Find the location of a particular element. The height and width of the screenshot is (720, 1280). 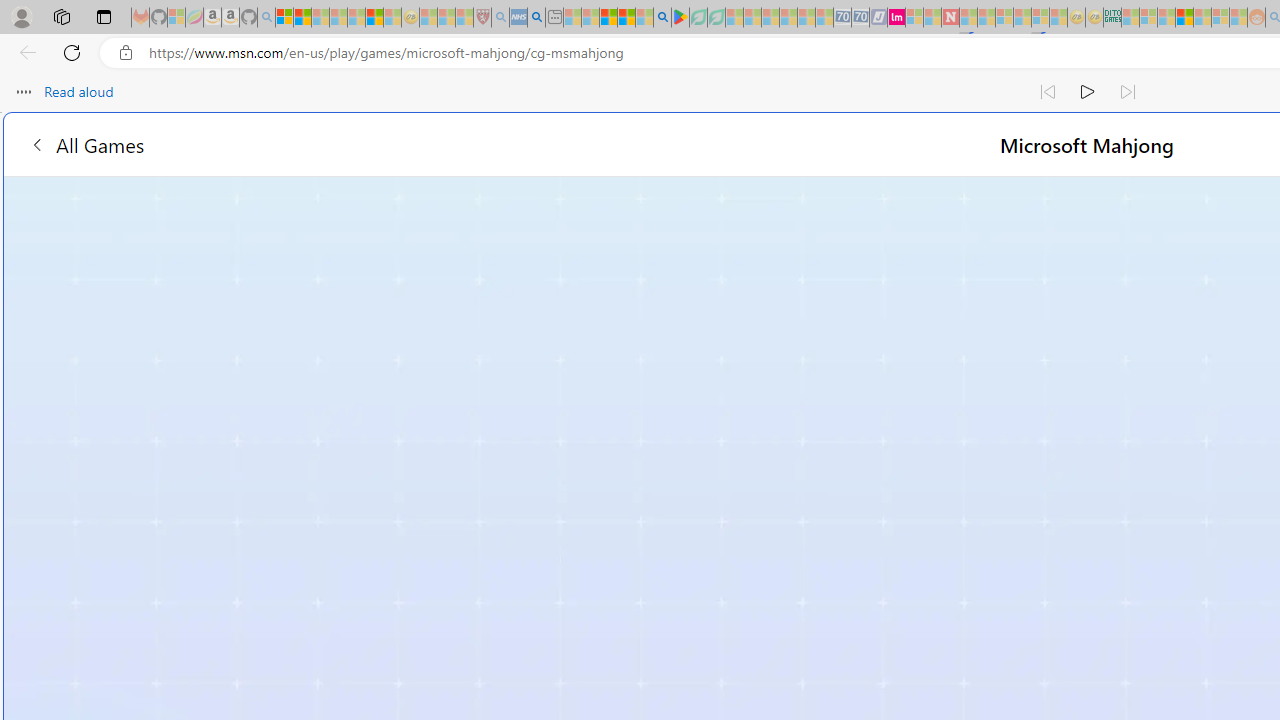

'Terms of Use Agreement - Sleeping' is located at coordinates (698, 17).